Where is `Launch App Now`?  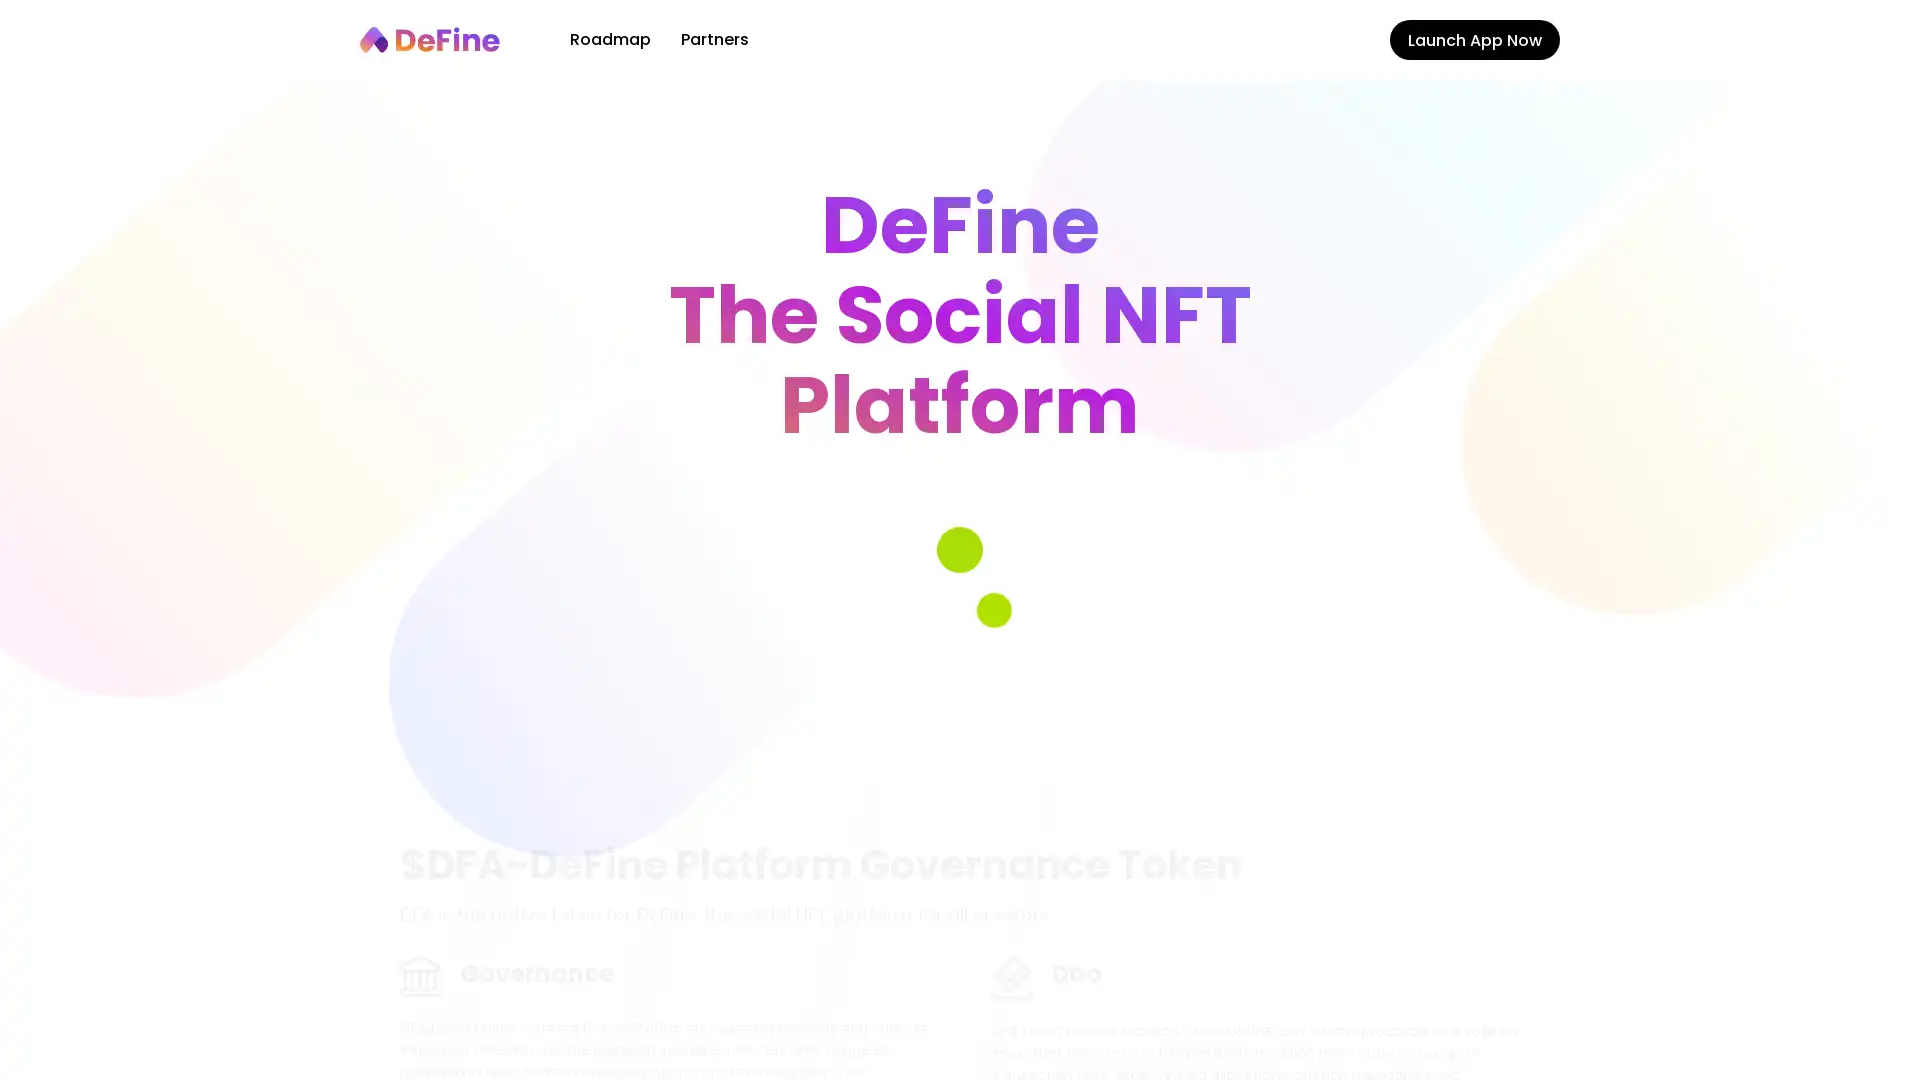 Launch App Now is located at coordinates (1474, 39).